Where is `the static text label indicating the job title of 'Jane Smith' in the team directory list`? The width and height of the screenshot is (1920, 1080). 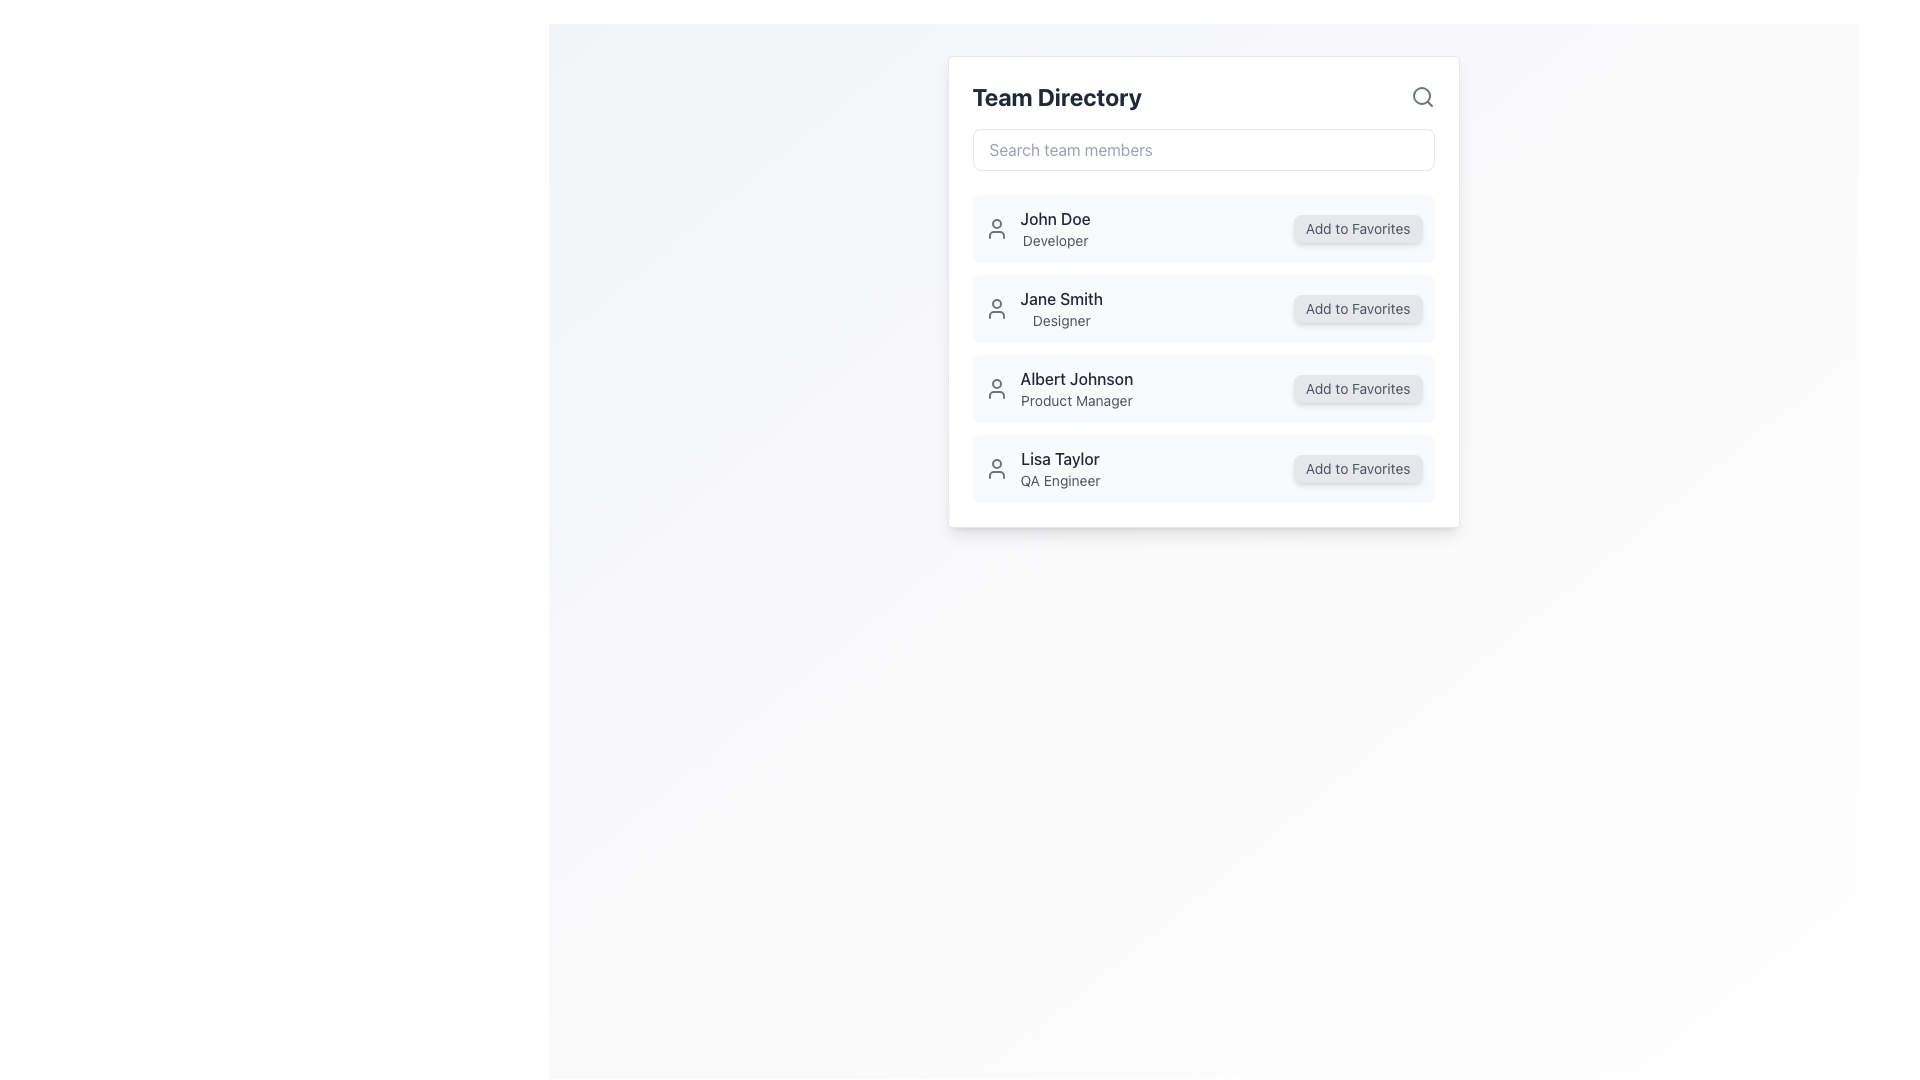 the static text label indicating the job title of 'Jane Smith' in the team directory list is located at coordinates (1060, 319).